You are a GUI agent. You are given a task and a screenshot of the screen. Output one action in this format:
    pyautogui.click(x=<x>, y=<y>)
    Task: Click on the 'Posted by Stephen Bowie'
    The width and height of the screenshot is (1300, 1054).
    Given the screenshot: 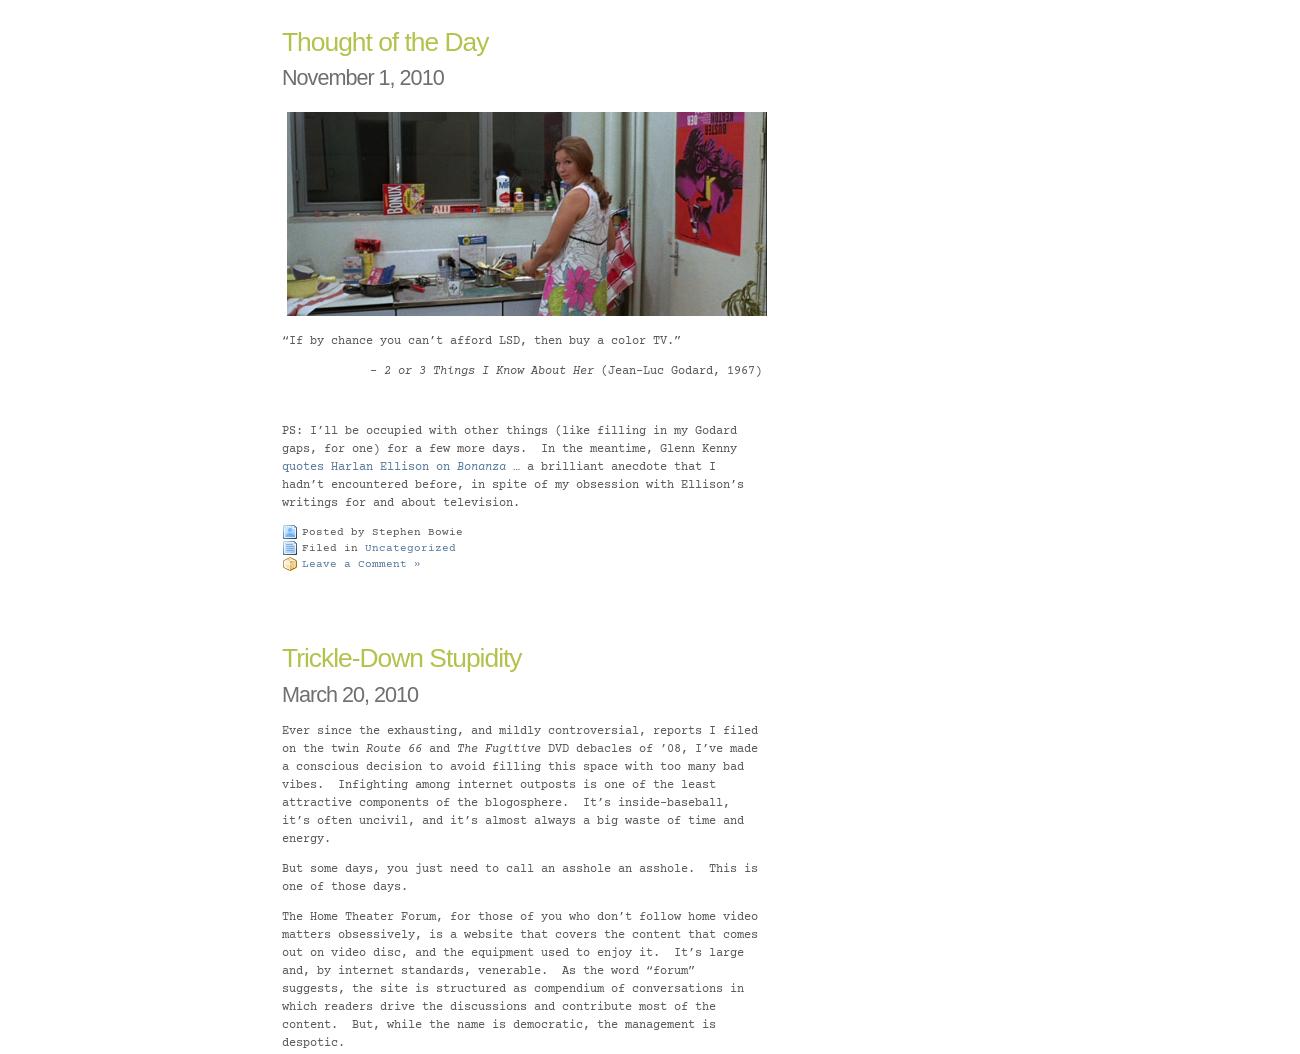 What is the action you would take?
    pyautogui.click(x=382, y=531)
    